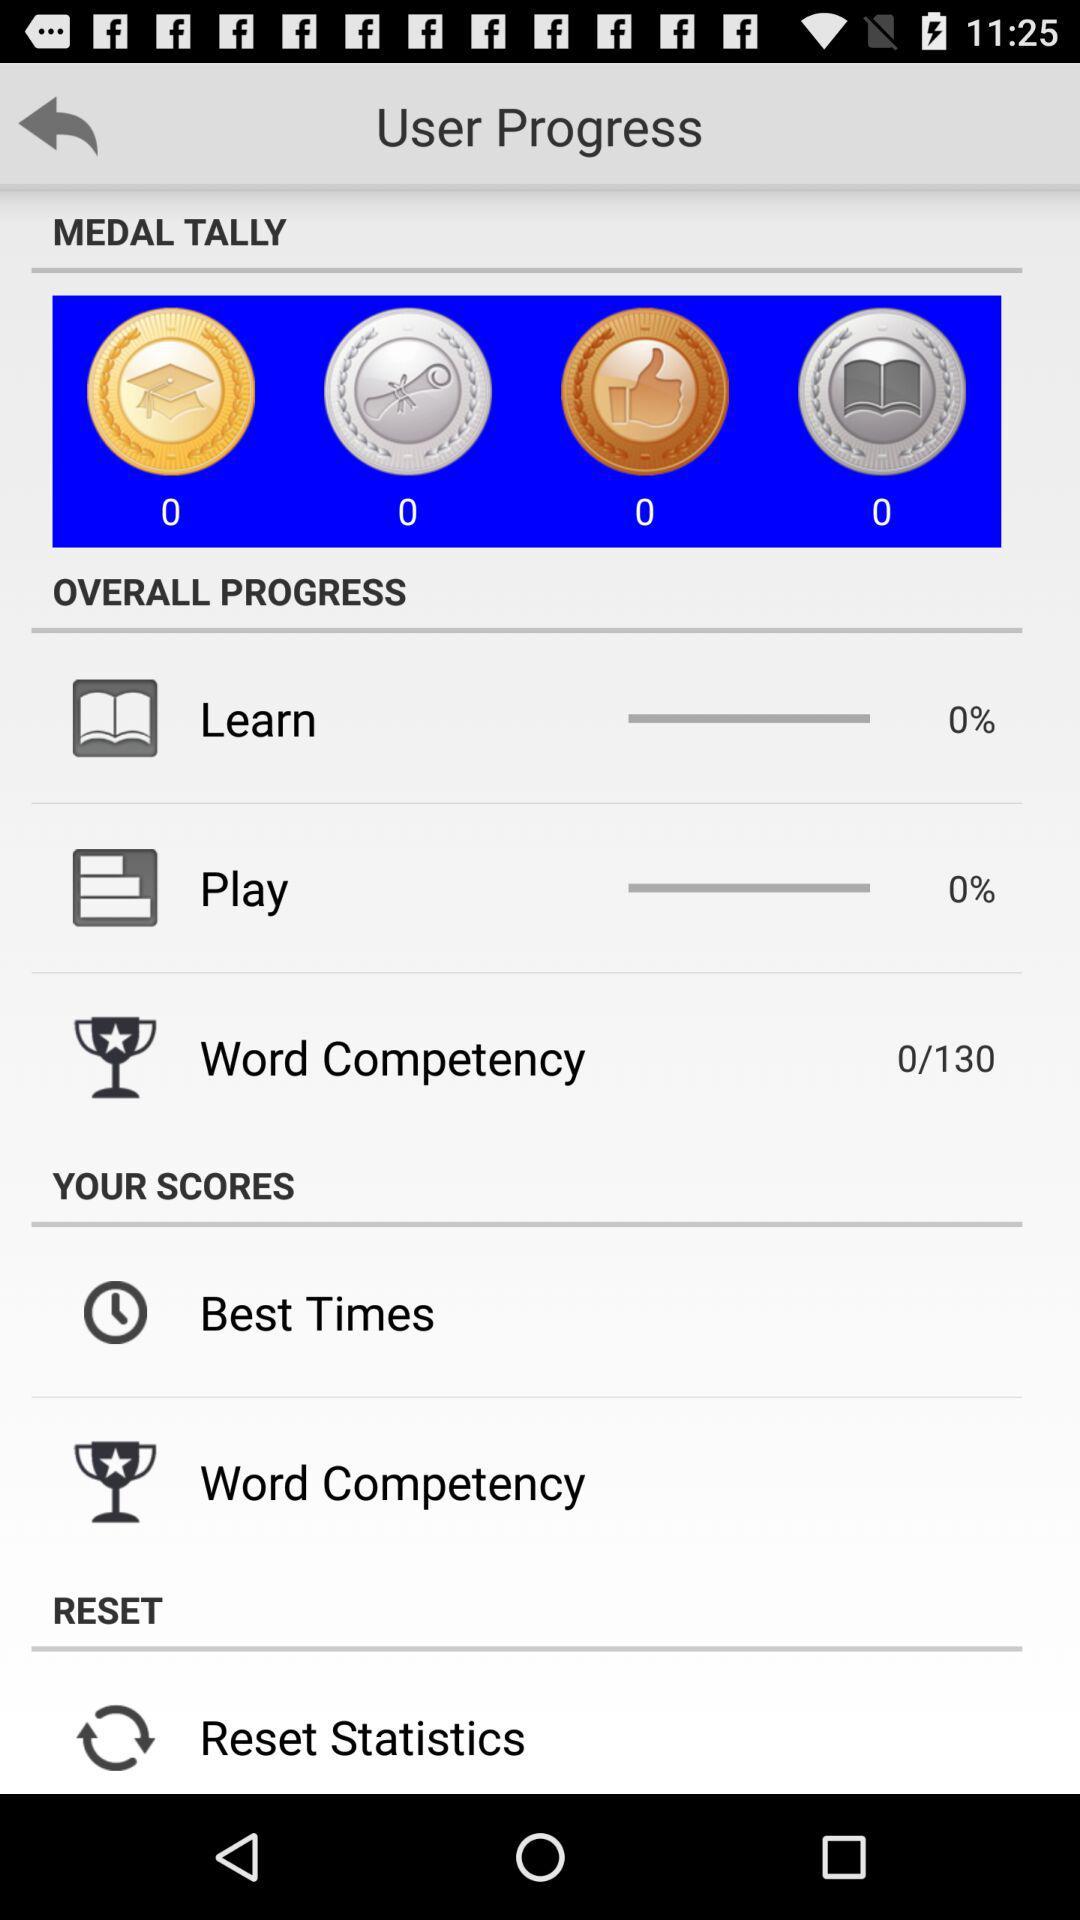 Image resolution: width=1080 pixels, height=1920 pixels. I want to click on the icon above the word competency icon, so click(243, 886).